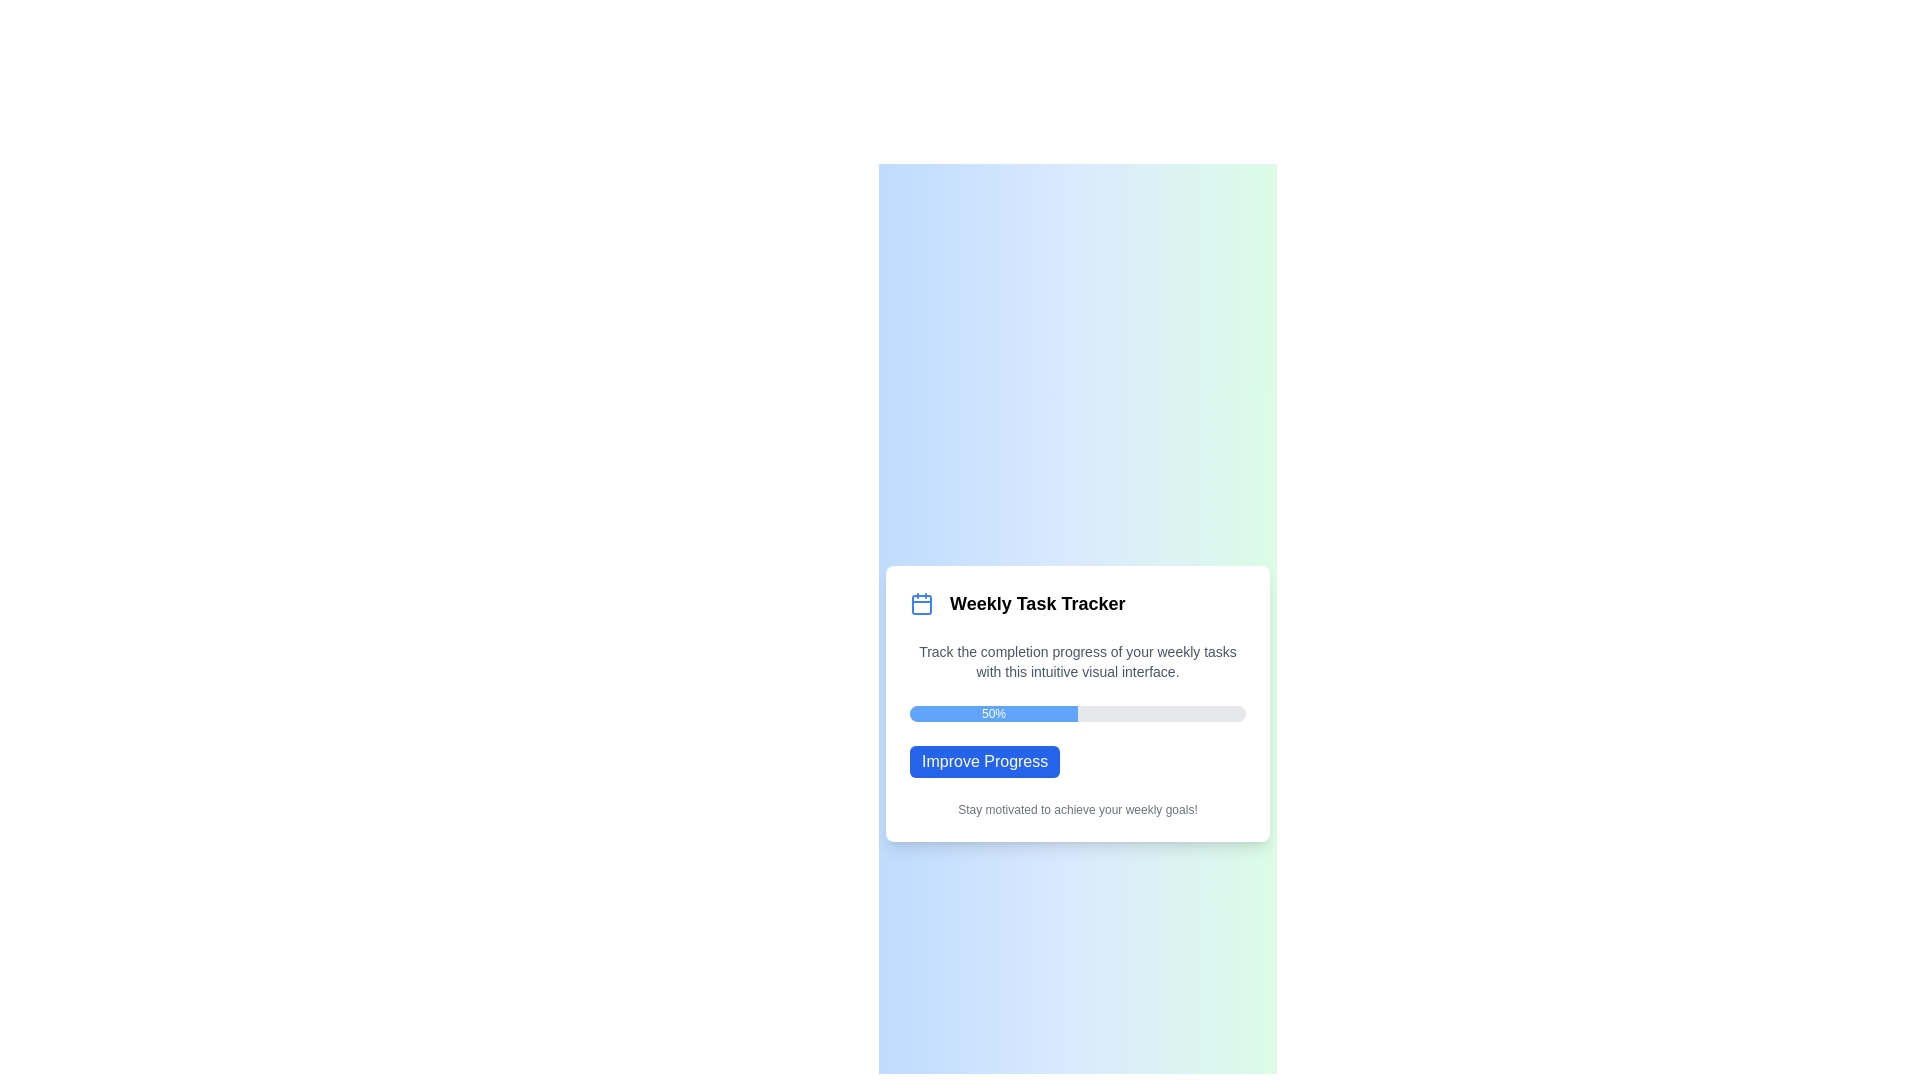 The height and width of the screenshot is (1080, 1920). I want to click on the Icon Component inside the calendar icon structure located in the upper left corner of the 'Weekly Task Tracker' card, which is styled as a rectangular area with rounded corners, so click(920, 604).